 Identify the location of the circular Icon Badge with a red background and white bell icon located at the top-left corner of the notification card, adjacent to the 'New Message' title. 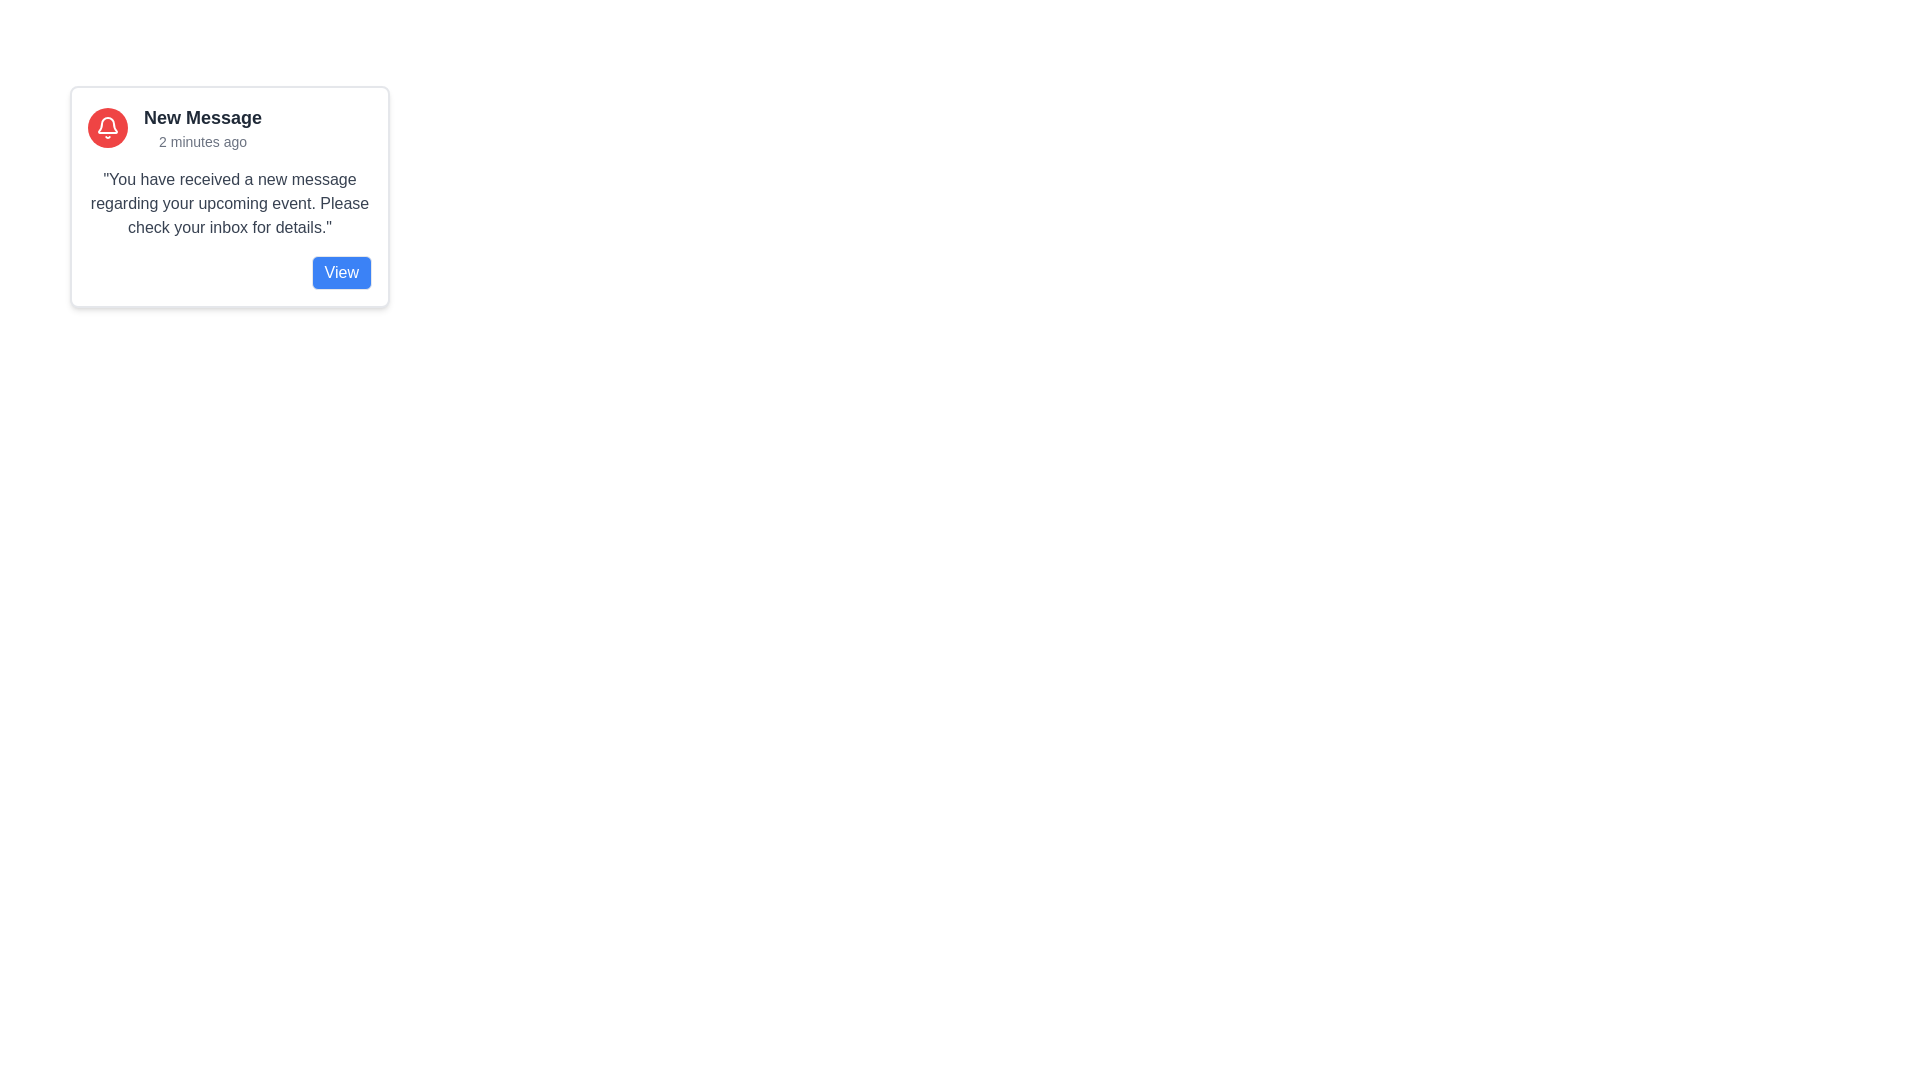
(107, 127).